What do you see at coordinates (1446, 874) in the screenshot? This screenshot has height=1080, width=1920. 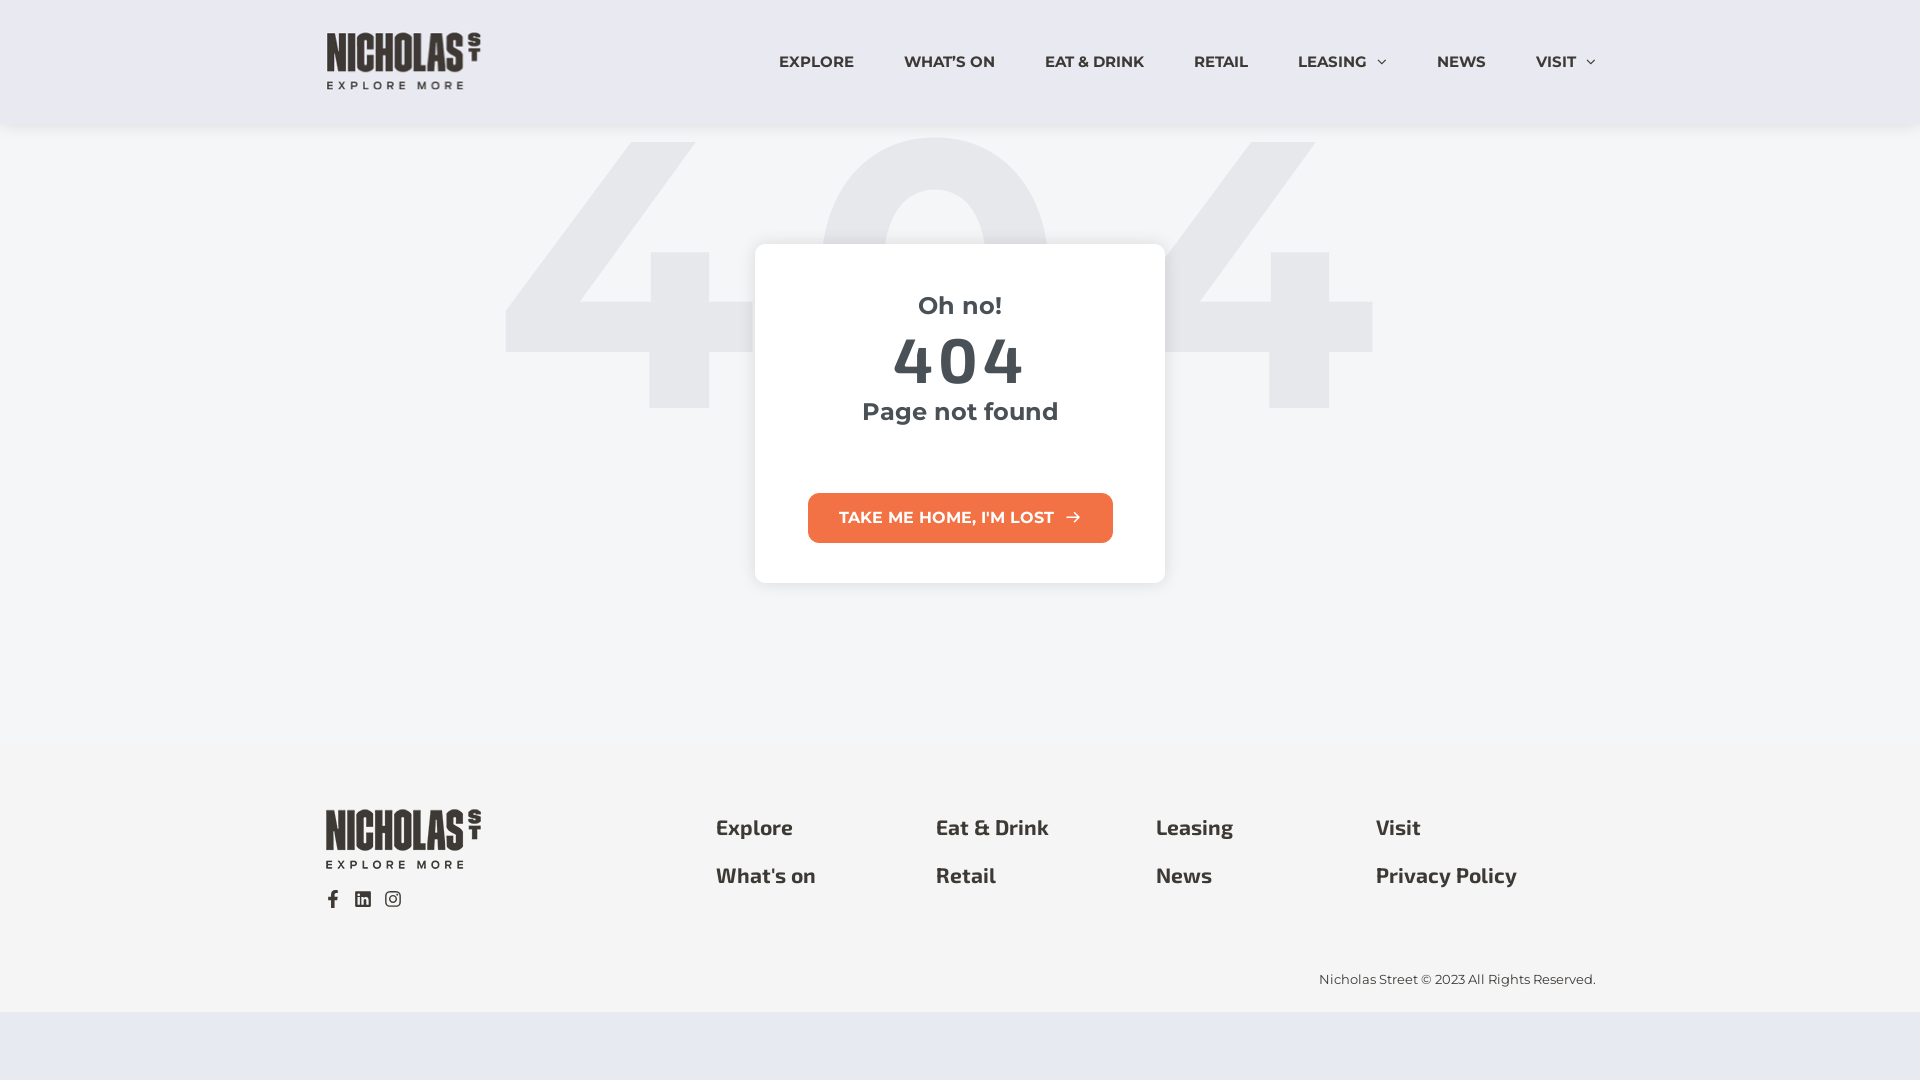 I see `'Privacy Policy'` at bounding box center [1446, 874].